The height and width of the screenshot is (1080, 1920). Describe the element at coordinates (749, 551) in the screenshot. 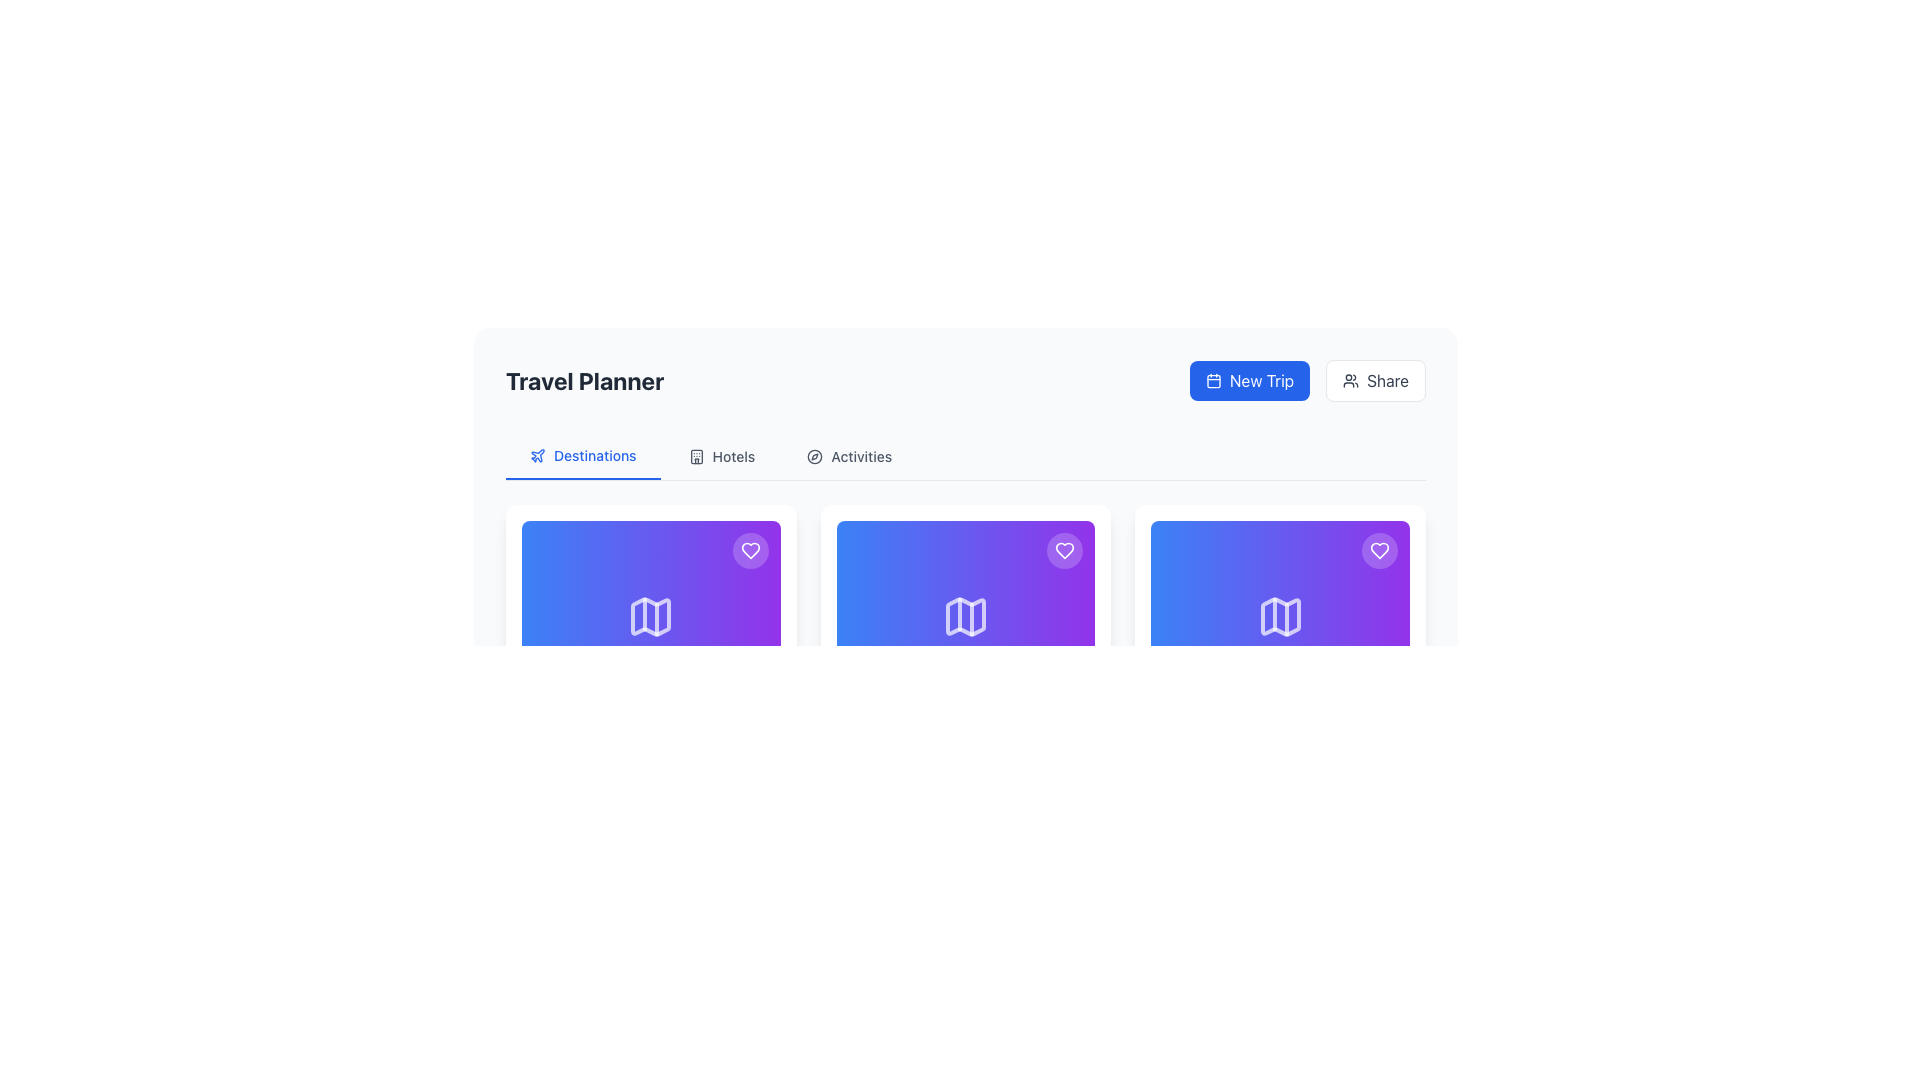

I see `the favorite button located at the top-right corner of the first card in a horizontal layout` at that location.